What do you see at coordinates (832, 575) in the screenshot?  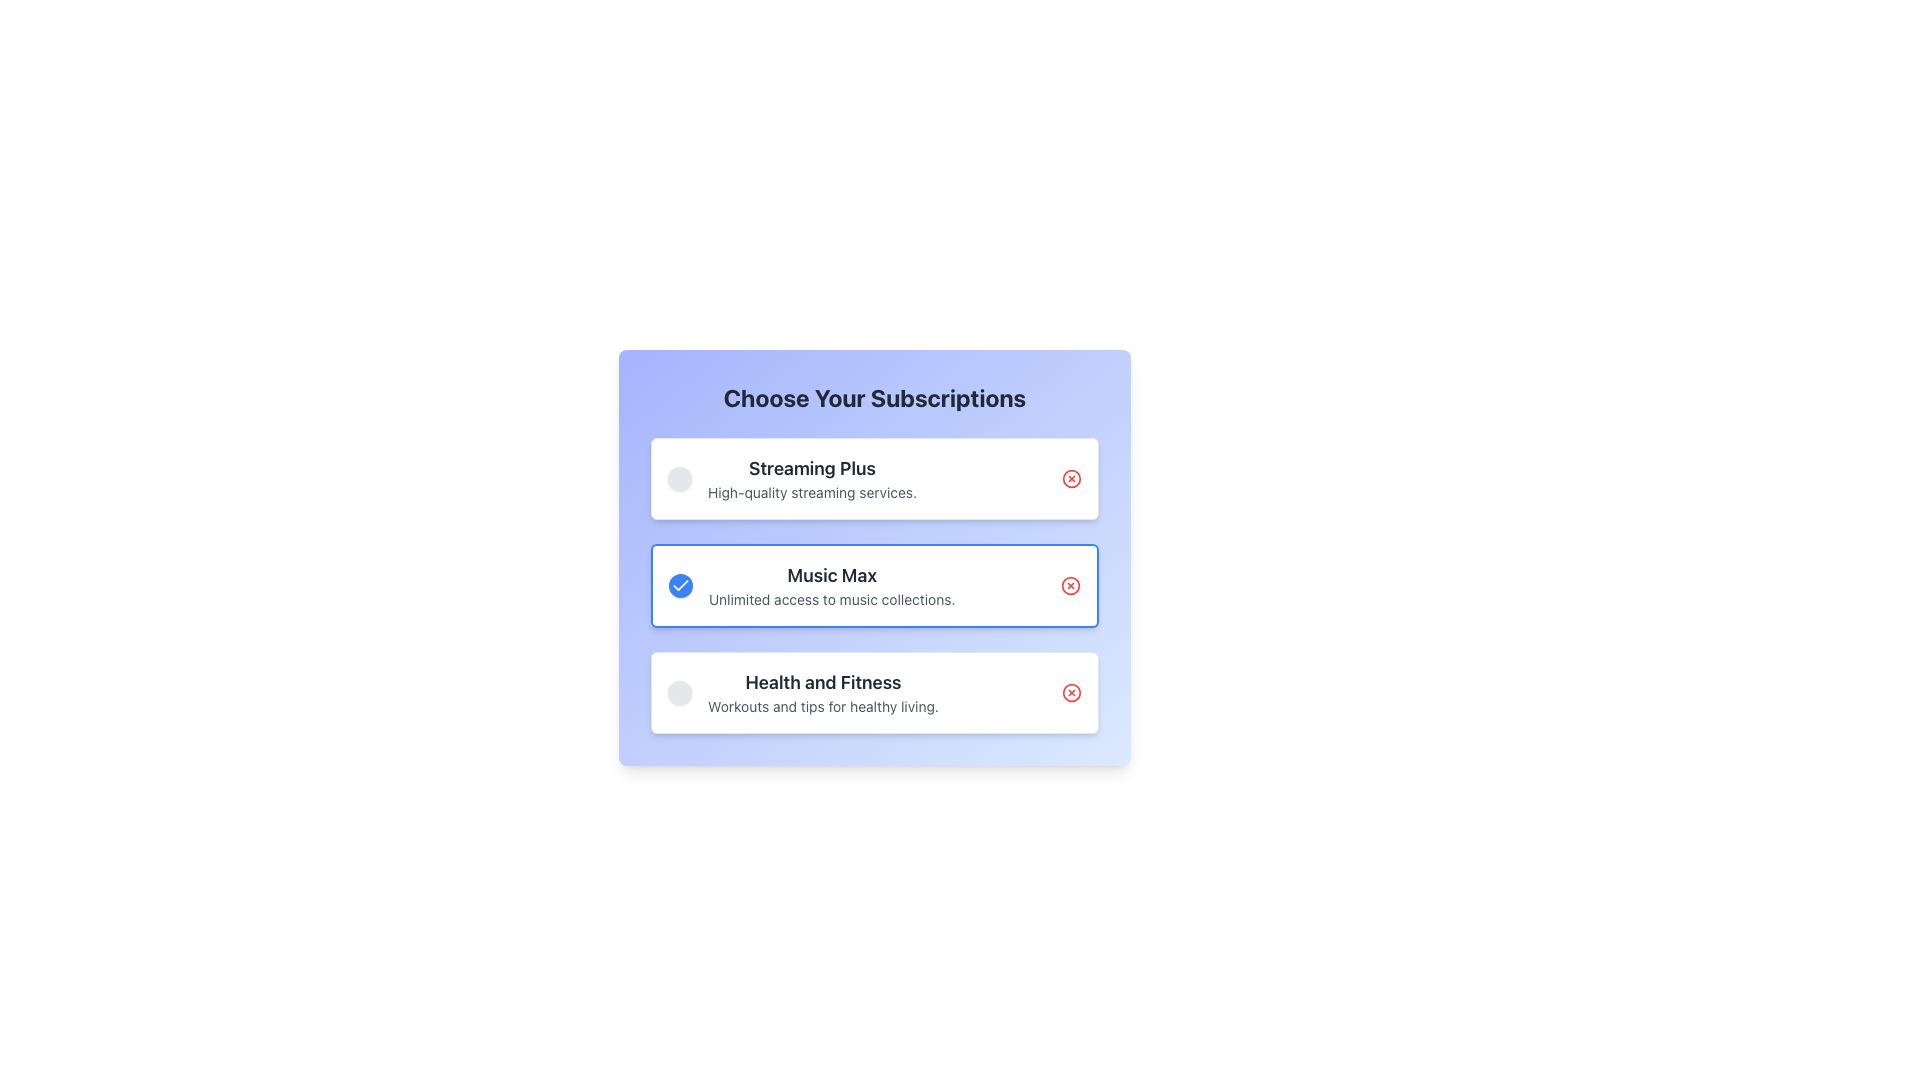 I see `text label 'Music Max' which serves as the title for the subscription option in the interface` at bounding box center [832, 575].